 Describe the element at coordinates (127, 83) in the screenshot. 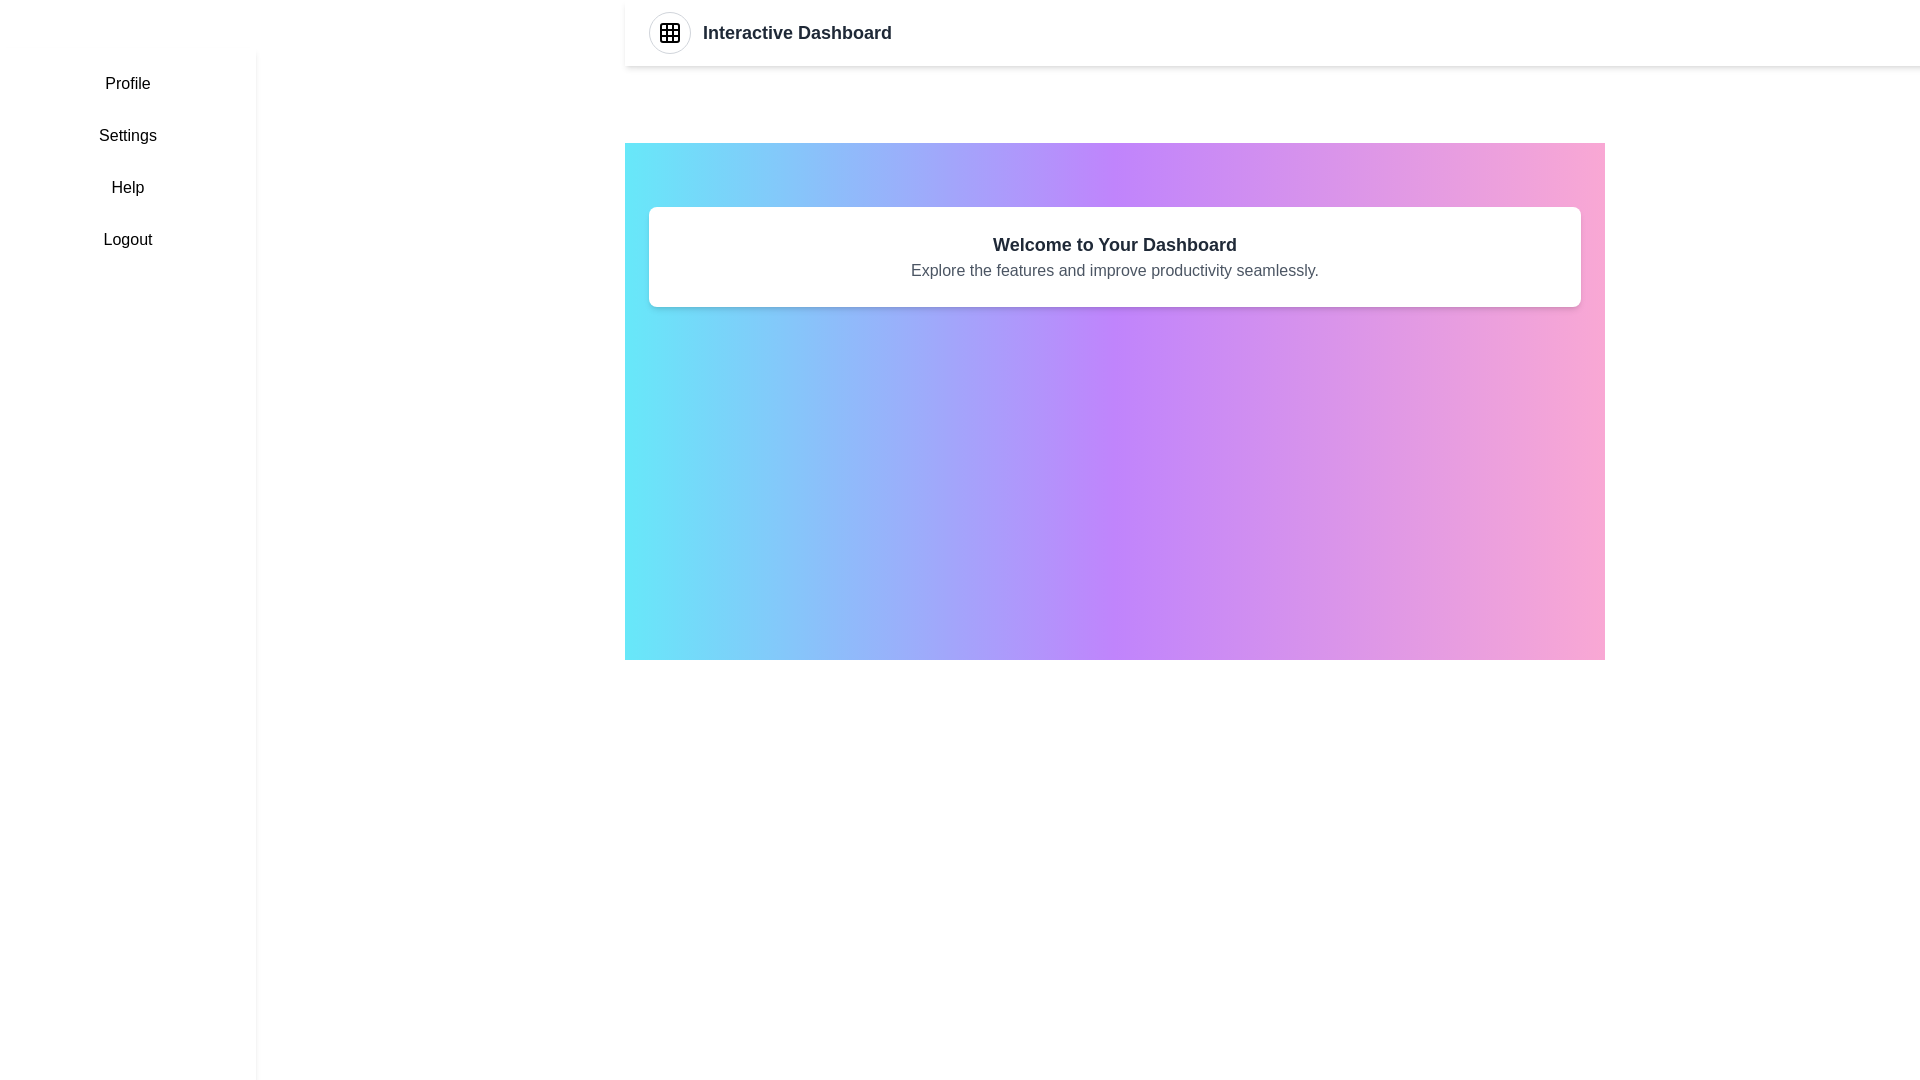

I see `the sidebar menu item labeled Profile` at that location.